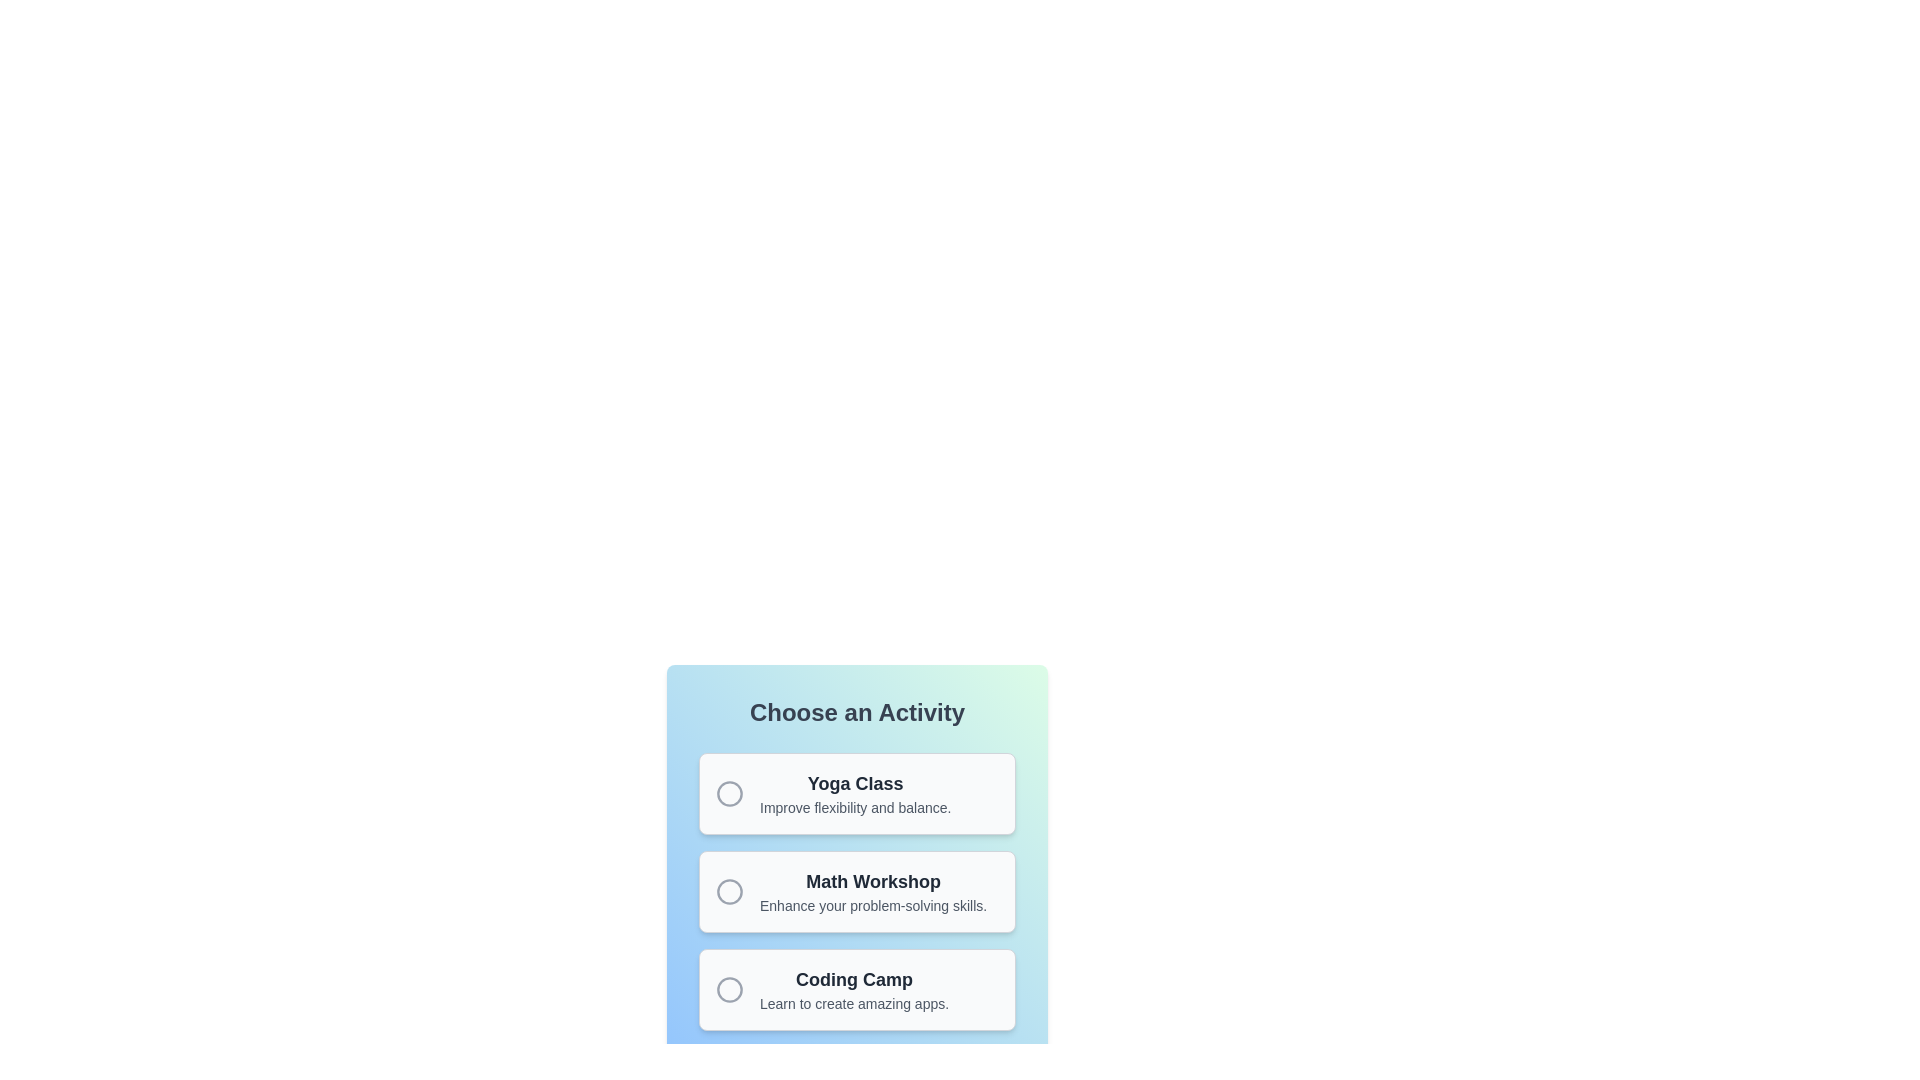 Image resolution: width=1920 pixels, height=1080 pixels. Describe the element at coordinates (728, 890) in the screenshot. I see `the circular Radio button indicator for the 'Math Workshop' activity option` at that location.